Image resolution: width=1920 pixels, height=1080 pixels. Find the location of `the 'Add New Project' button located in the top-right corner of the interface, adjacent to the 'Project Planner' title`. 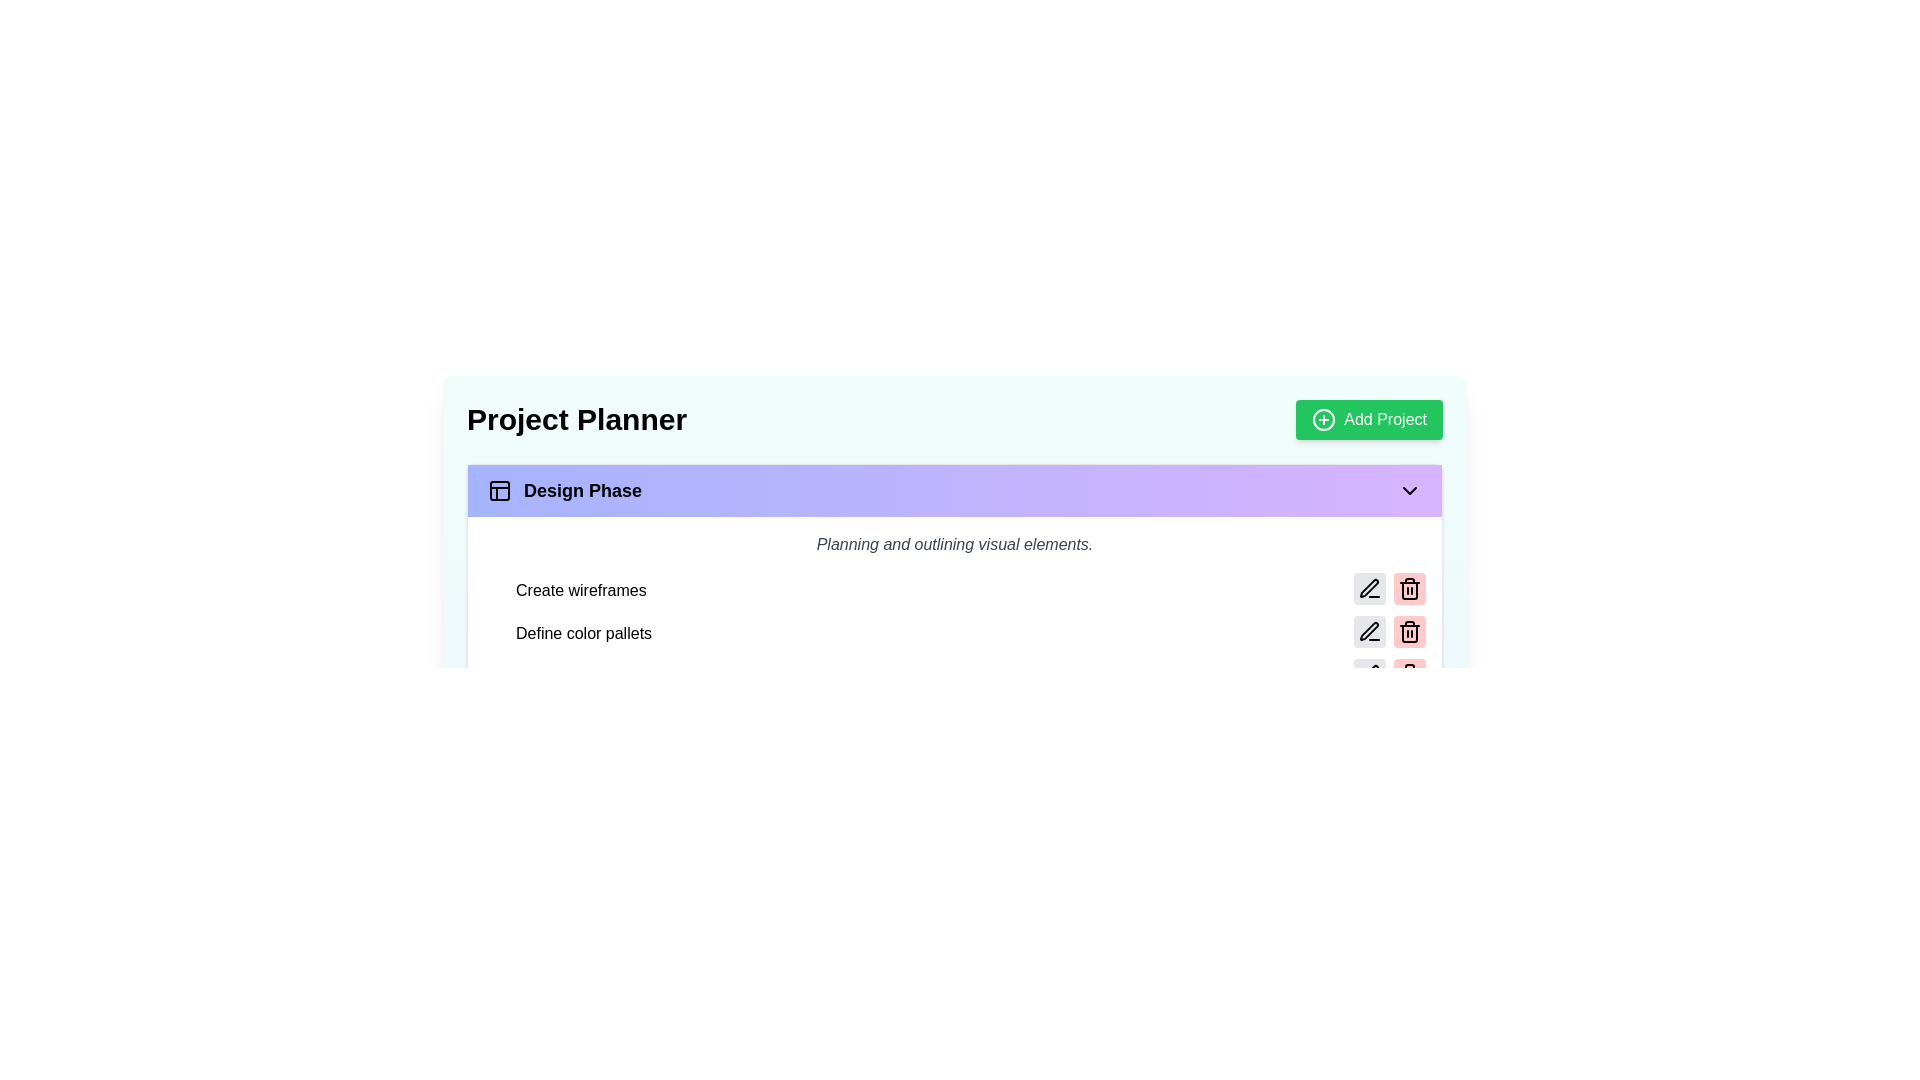

the 'Add New Project' button located in the top-right corner of the interface, adjacent to the 'Project Planner' title is located at coordinates (1368, 419).